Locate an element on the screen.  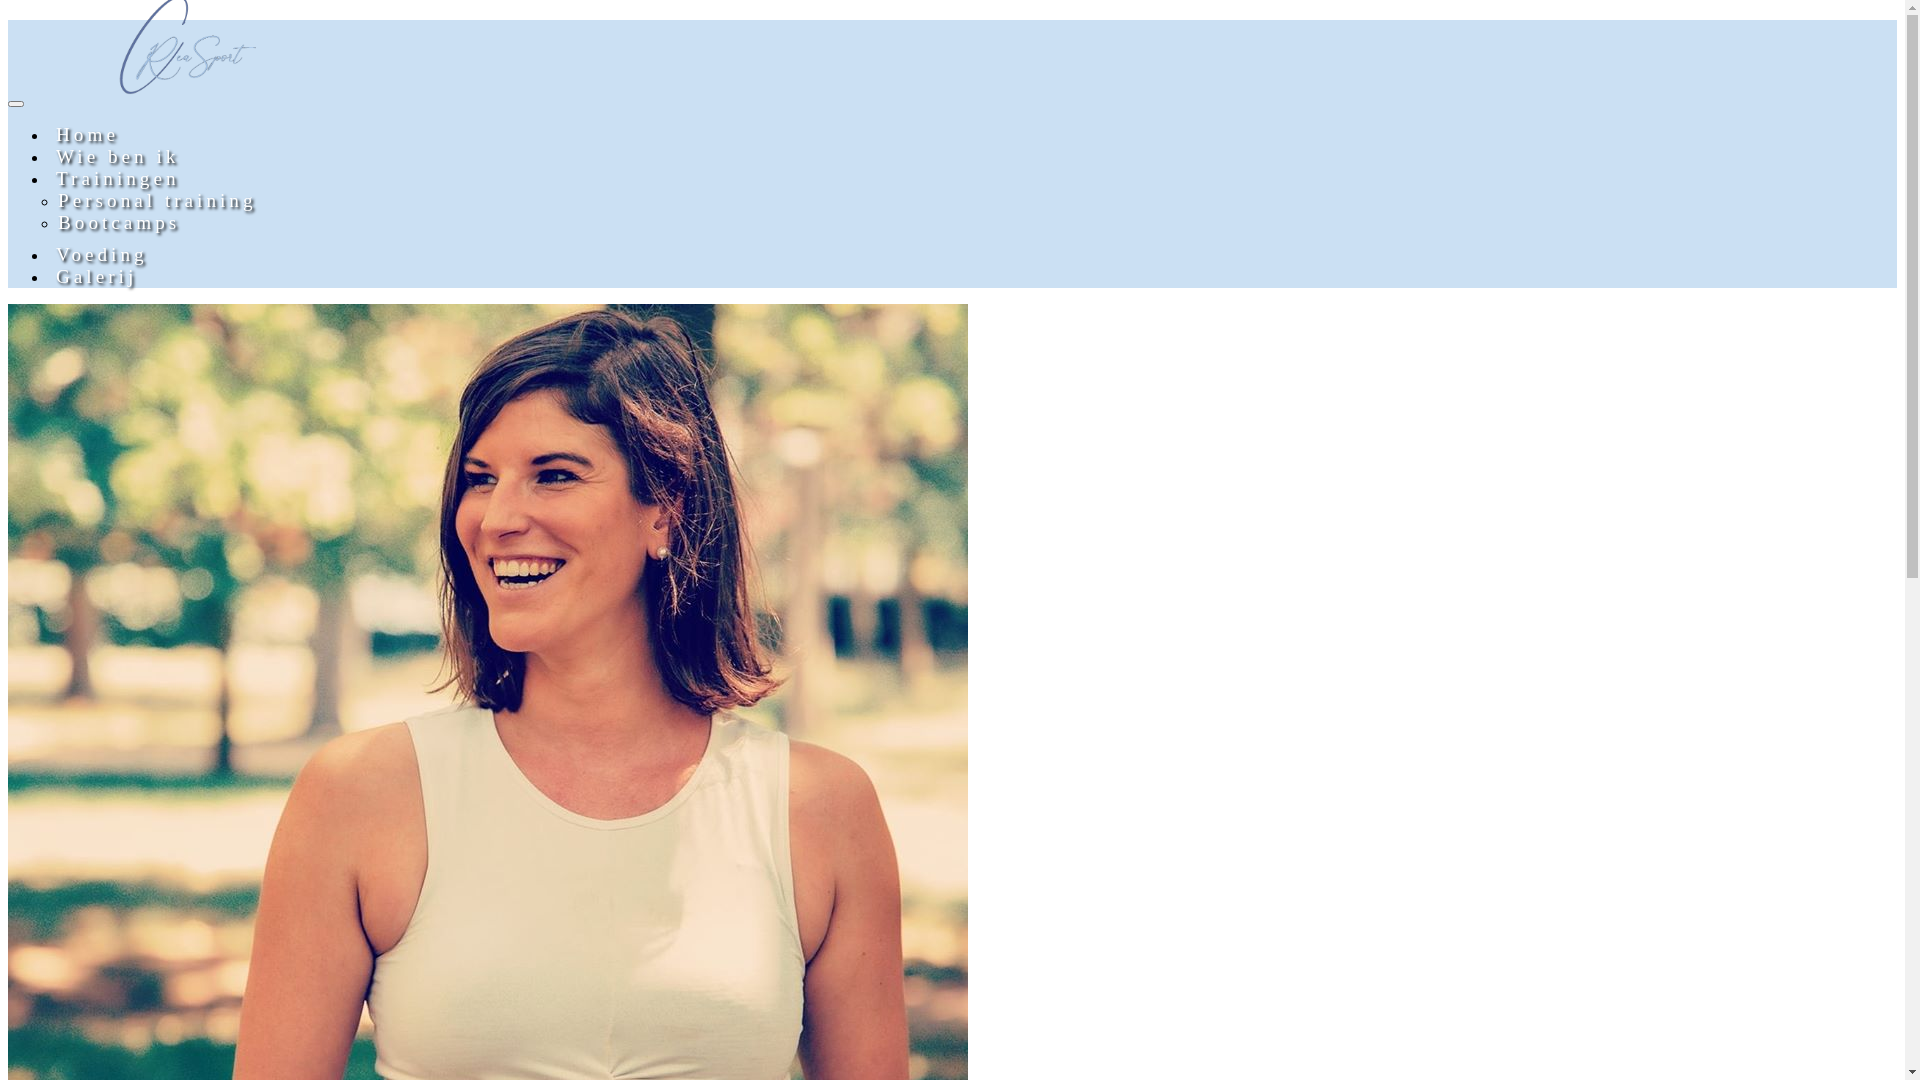
'Wie ben ik' is located at coordinates (116, 155).